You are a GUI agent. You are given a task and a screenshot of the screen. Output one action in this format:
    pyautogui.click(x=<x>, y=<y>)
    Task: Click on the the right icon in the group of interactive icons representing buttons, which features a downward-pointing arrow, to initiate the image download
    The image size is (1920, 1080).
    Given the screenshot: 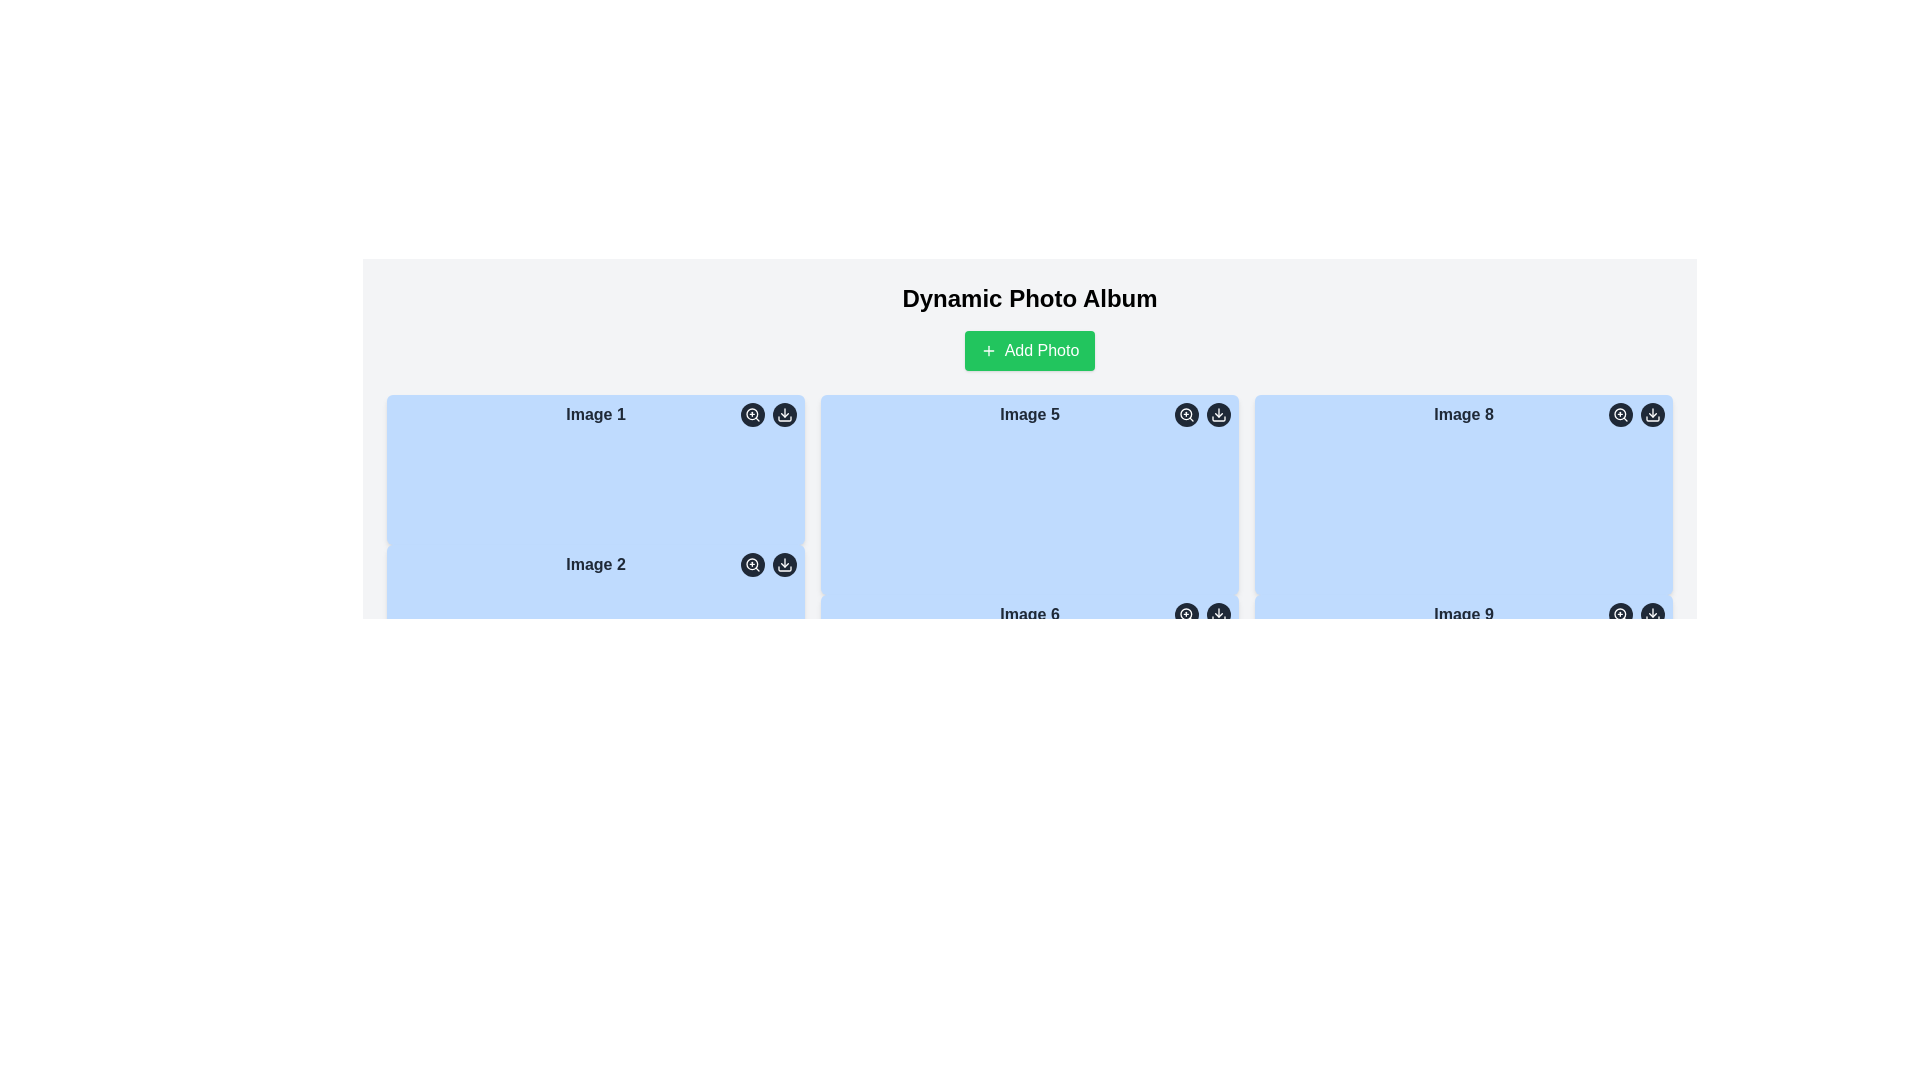 What is the action you would take?
    pyautogui.click(x=767, y=564)
    